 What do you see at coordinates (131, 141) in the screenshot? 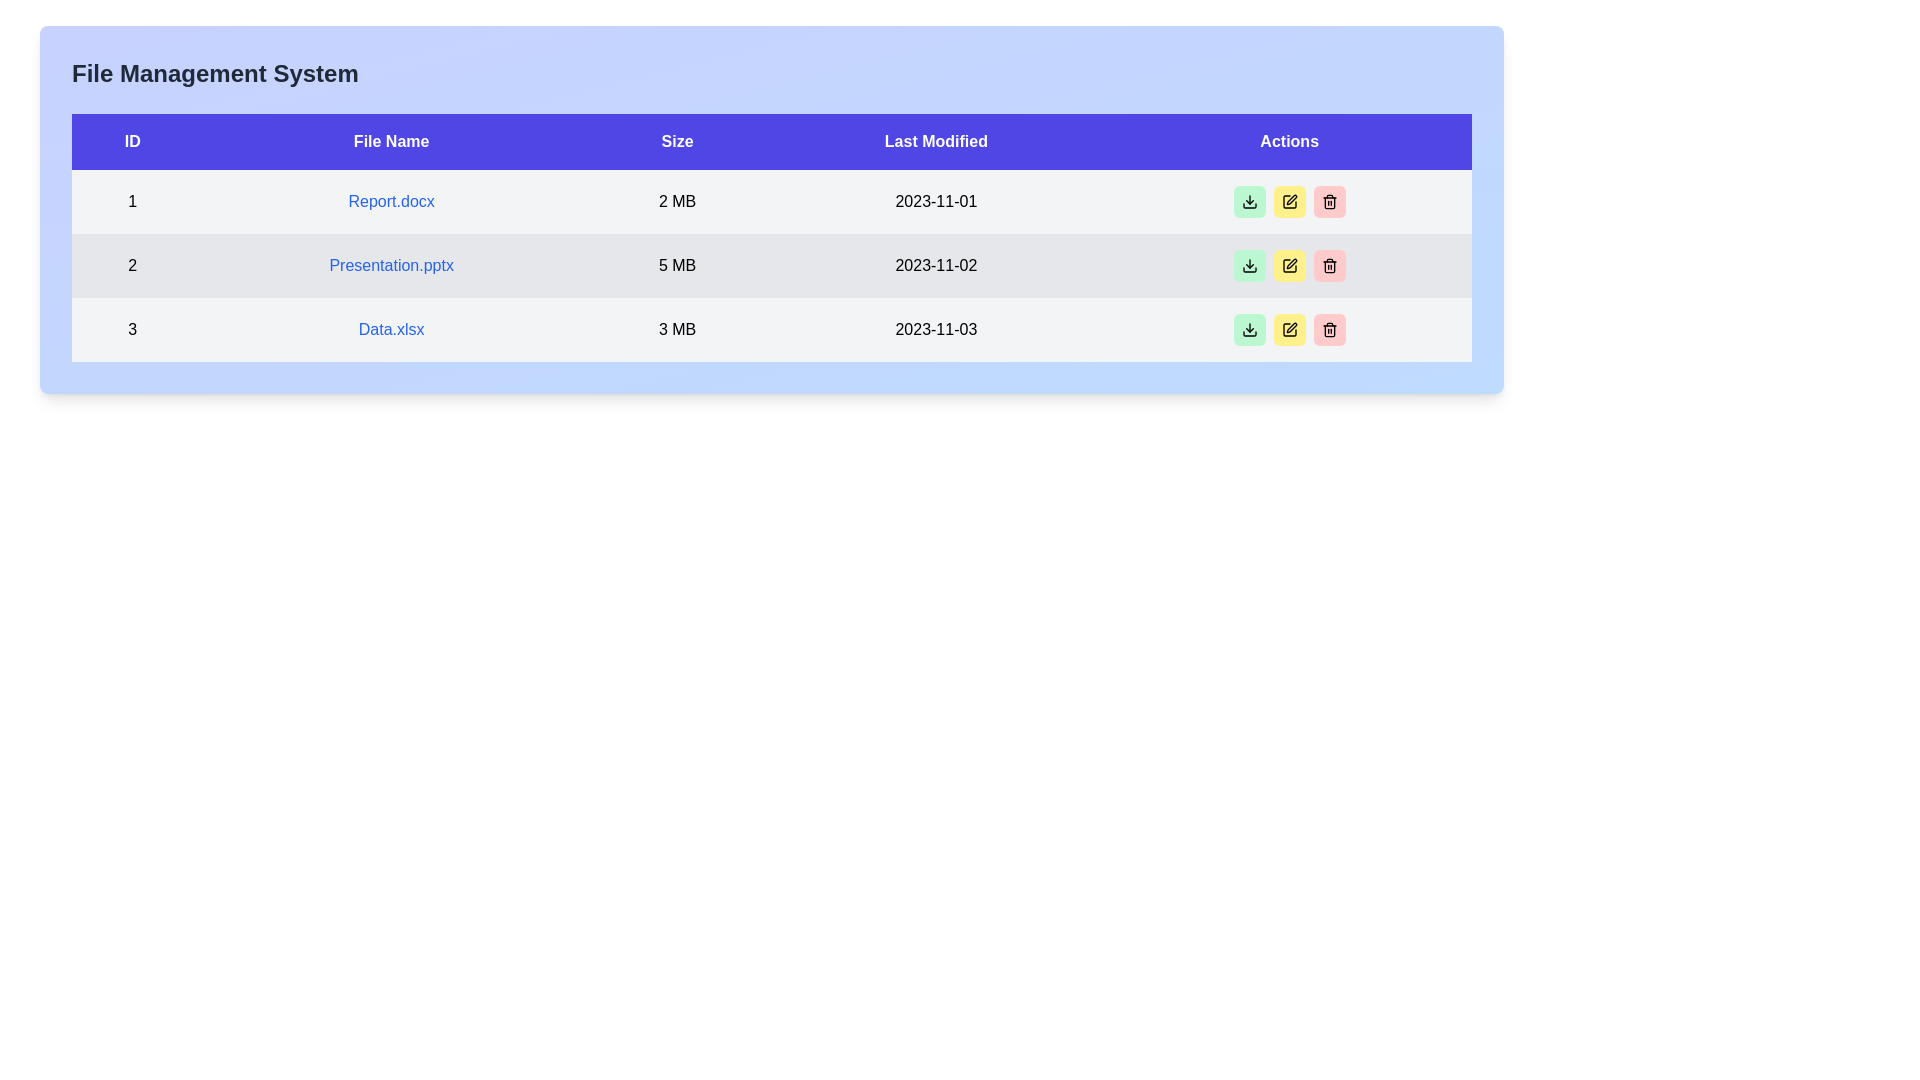
I see `the Text label that serves as the header for the 'ID' column in the table, which is located at the very left of the row of column headers` at bounding box center [131, 141].